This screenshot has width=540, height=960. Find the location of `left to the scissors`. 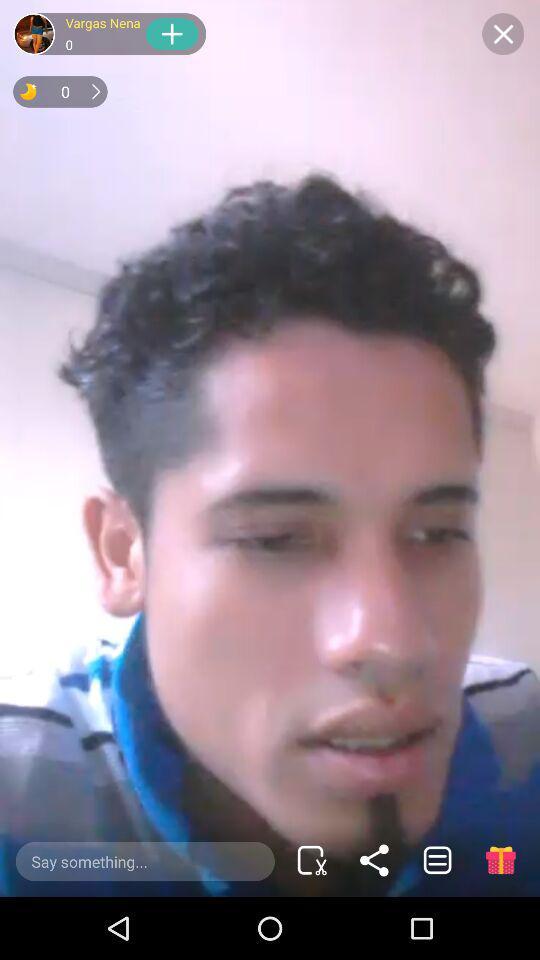

left to the scissors is located at coordinates (144, 860).